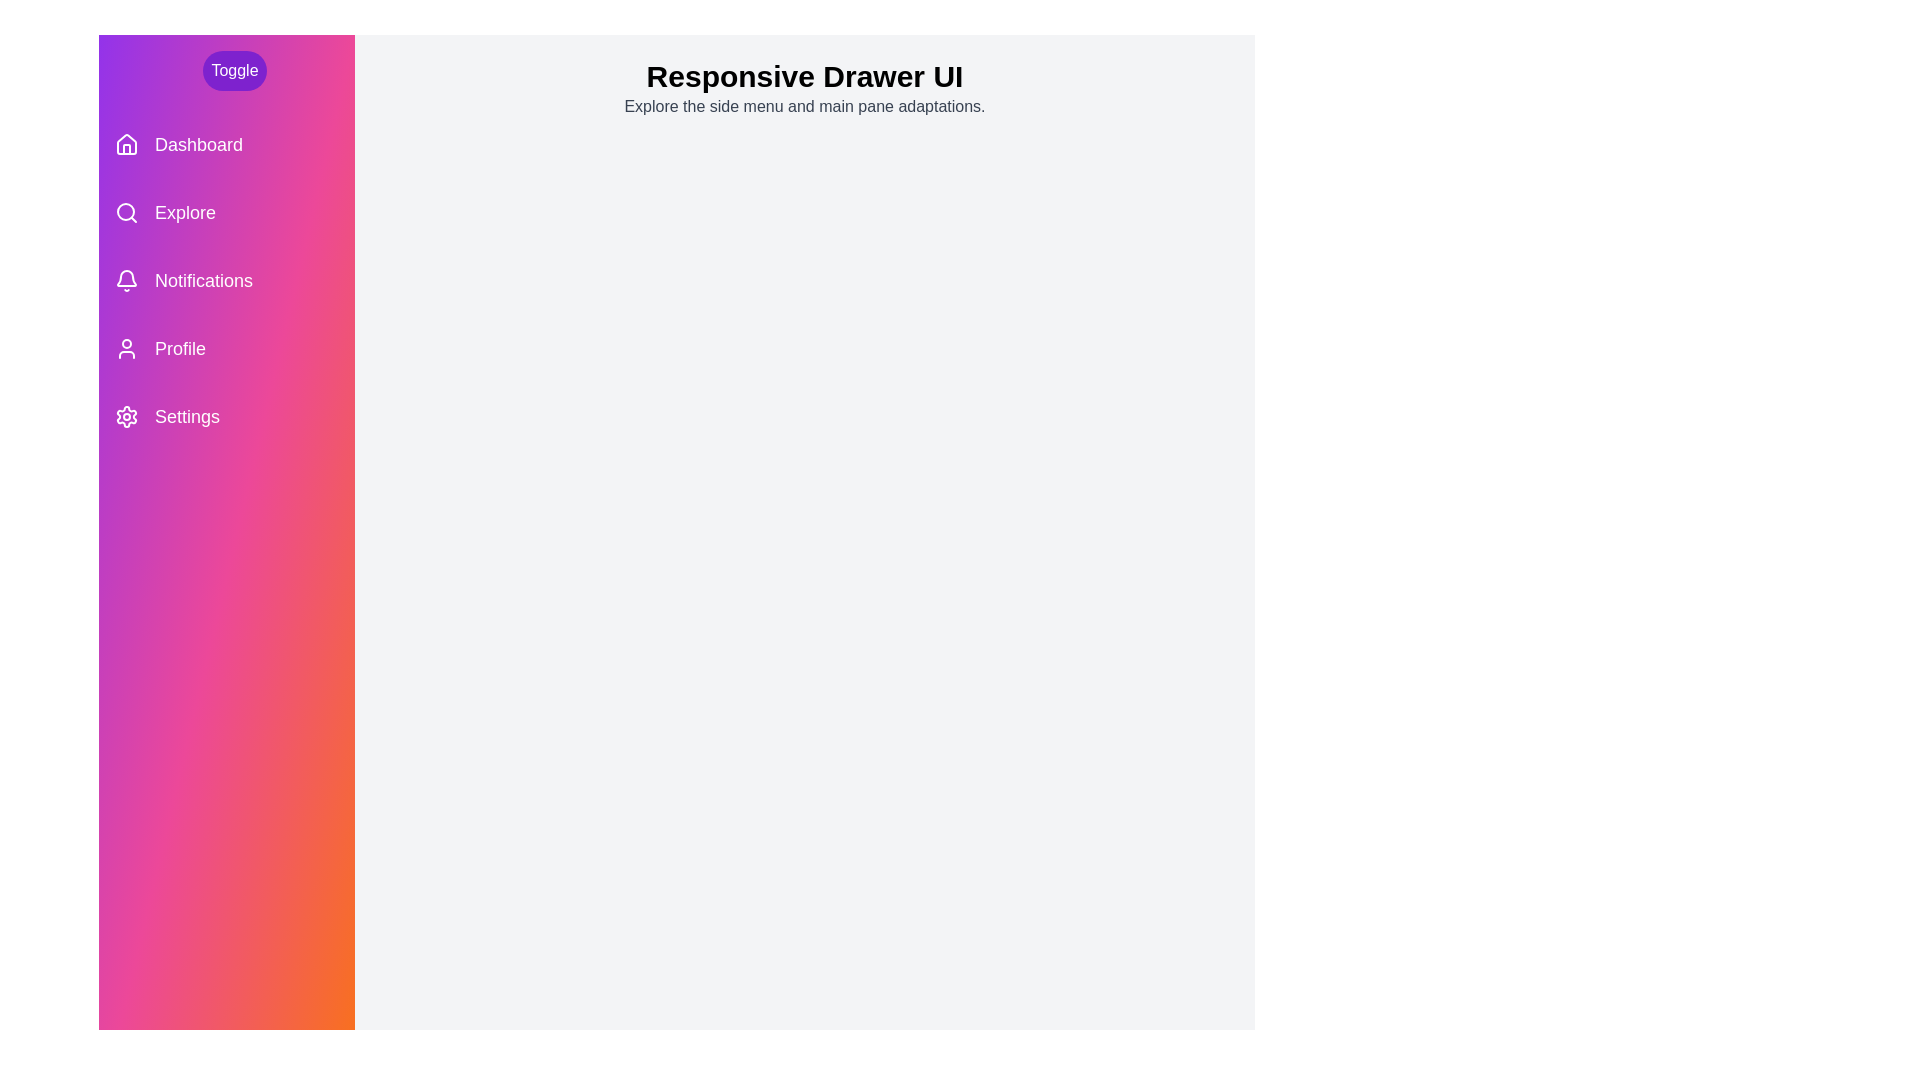 This screenshot has width=1920, height=1080. What do you see at coordinates (235, 69) in the screenshot?
I see `toggle button to change the drawer's state` at bounding box center [235, 69].